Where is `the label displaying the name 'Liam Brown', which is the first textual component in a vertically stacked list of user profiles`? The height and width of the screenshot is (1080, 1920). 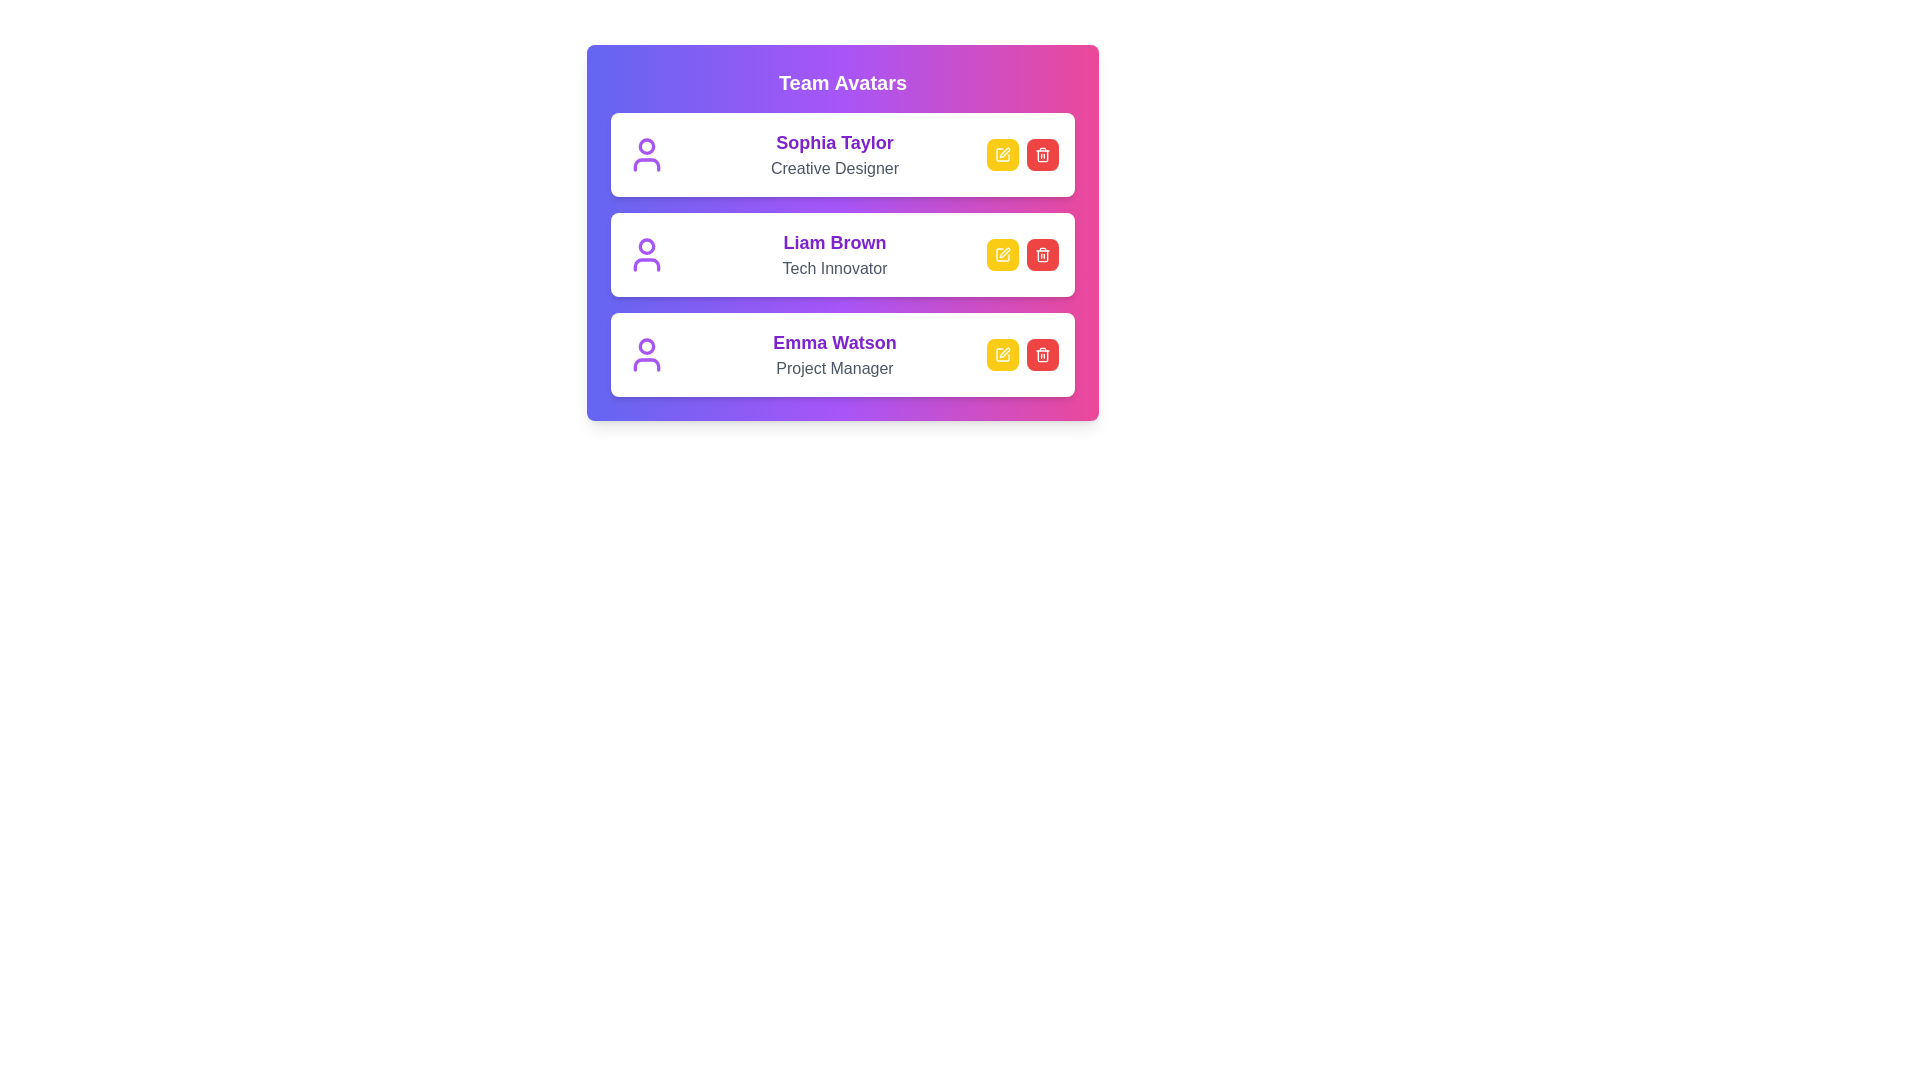
the label displaying the name 'Liam Brown', which is the first textual component in a vertically stacked list of user profiles is located at coordinates (835, 242).